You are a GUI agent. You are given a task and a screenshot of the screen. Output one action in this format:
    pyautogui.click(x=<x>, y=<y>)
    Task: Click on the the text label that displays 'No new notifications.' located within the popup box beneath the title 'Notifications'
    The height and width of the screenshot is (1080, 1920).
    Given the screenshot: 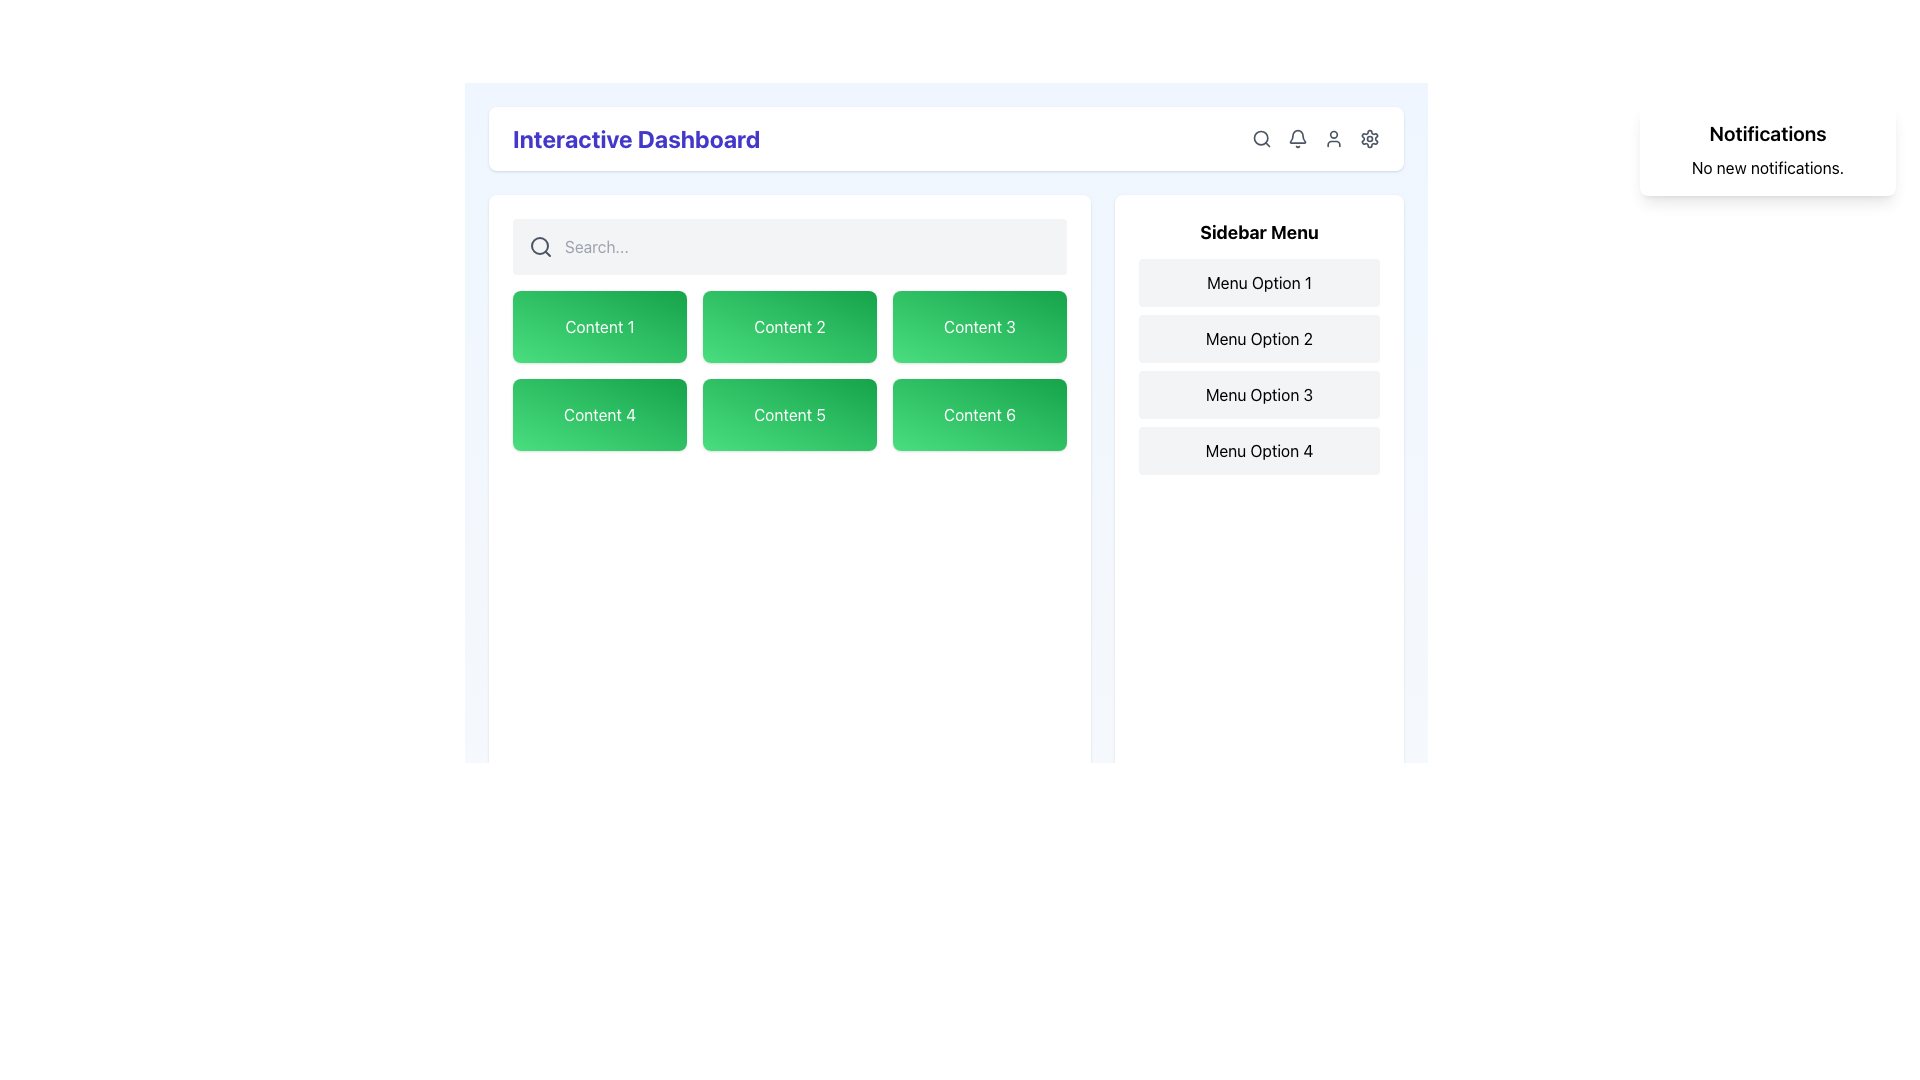 What is the action you would take?
    pyautogui.click(x=1767, y=167)
    